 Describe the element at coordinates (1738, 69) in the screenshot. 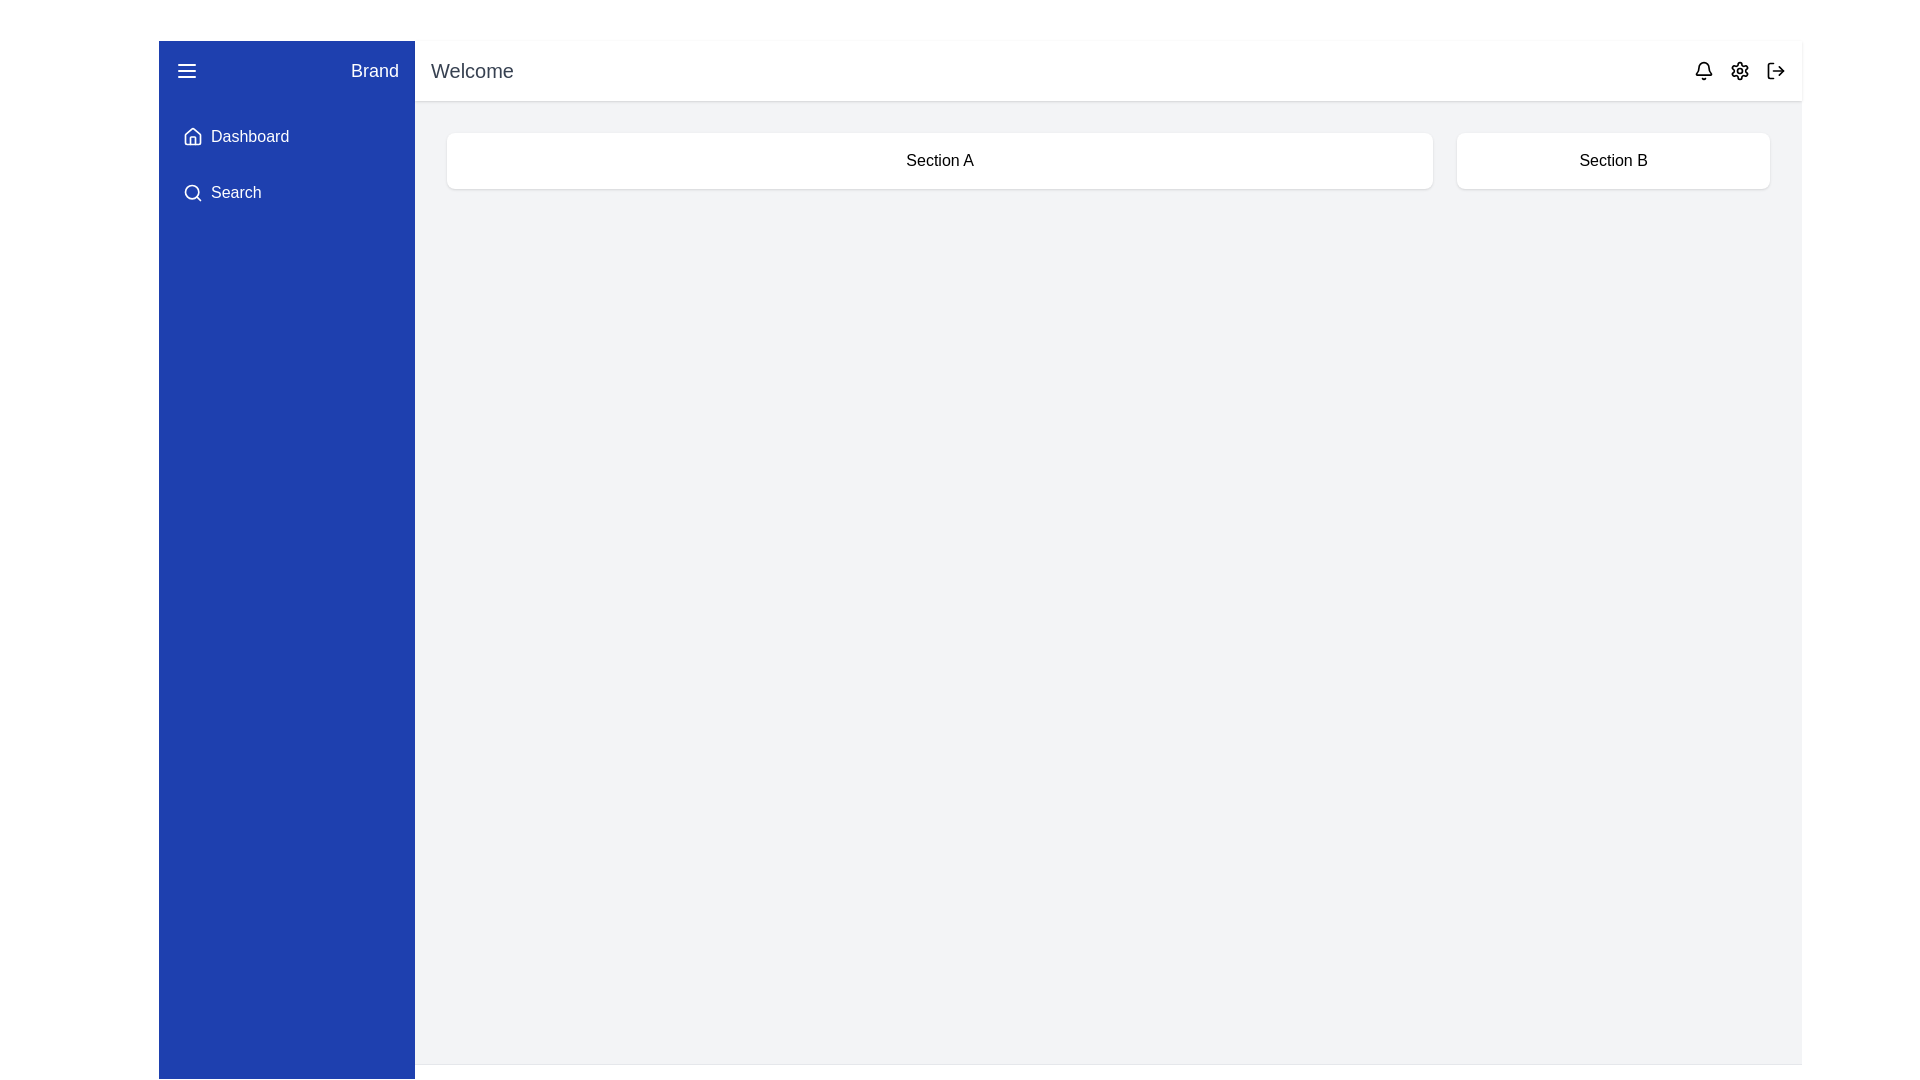

I see `the settings icon located in the upper-right corner of the interface` at that location.